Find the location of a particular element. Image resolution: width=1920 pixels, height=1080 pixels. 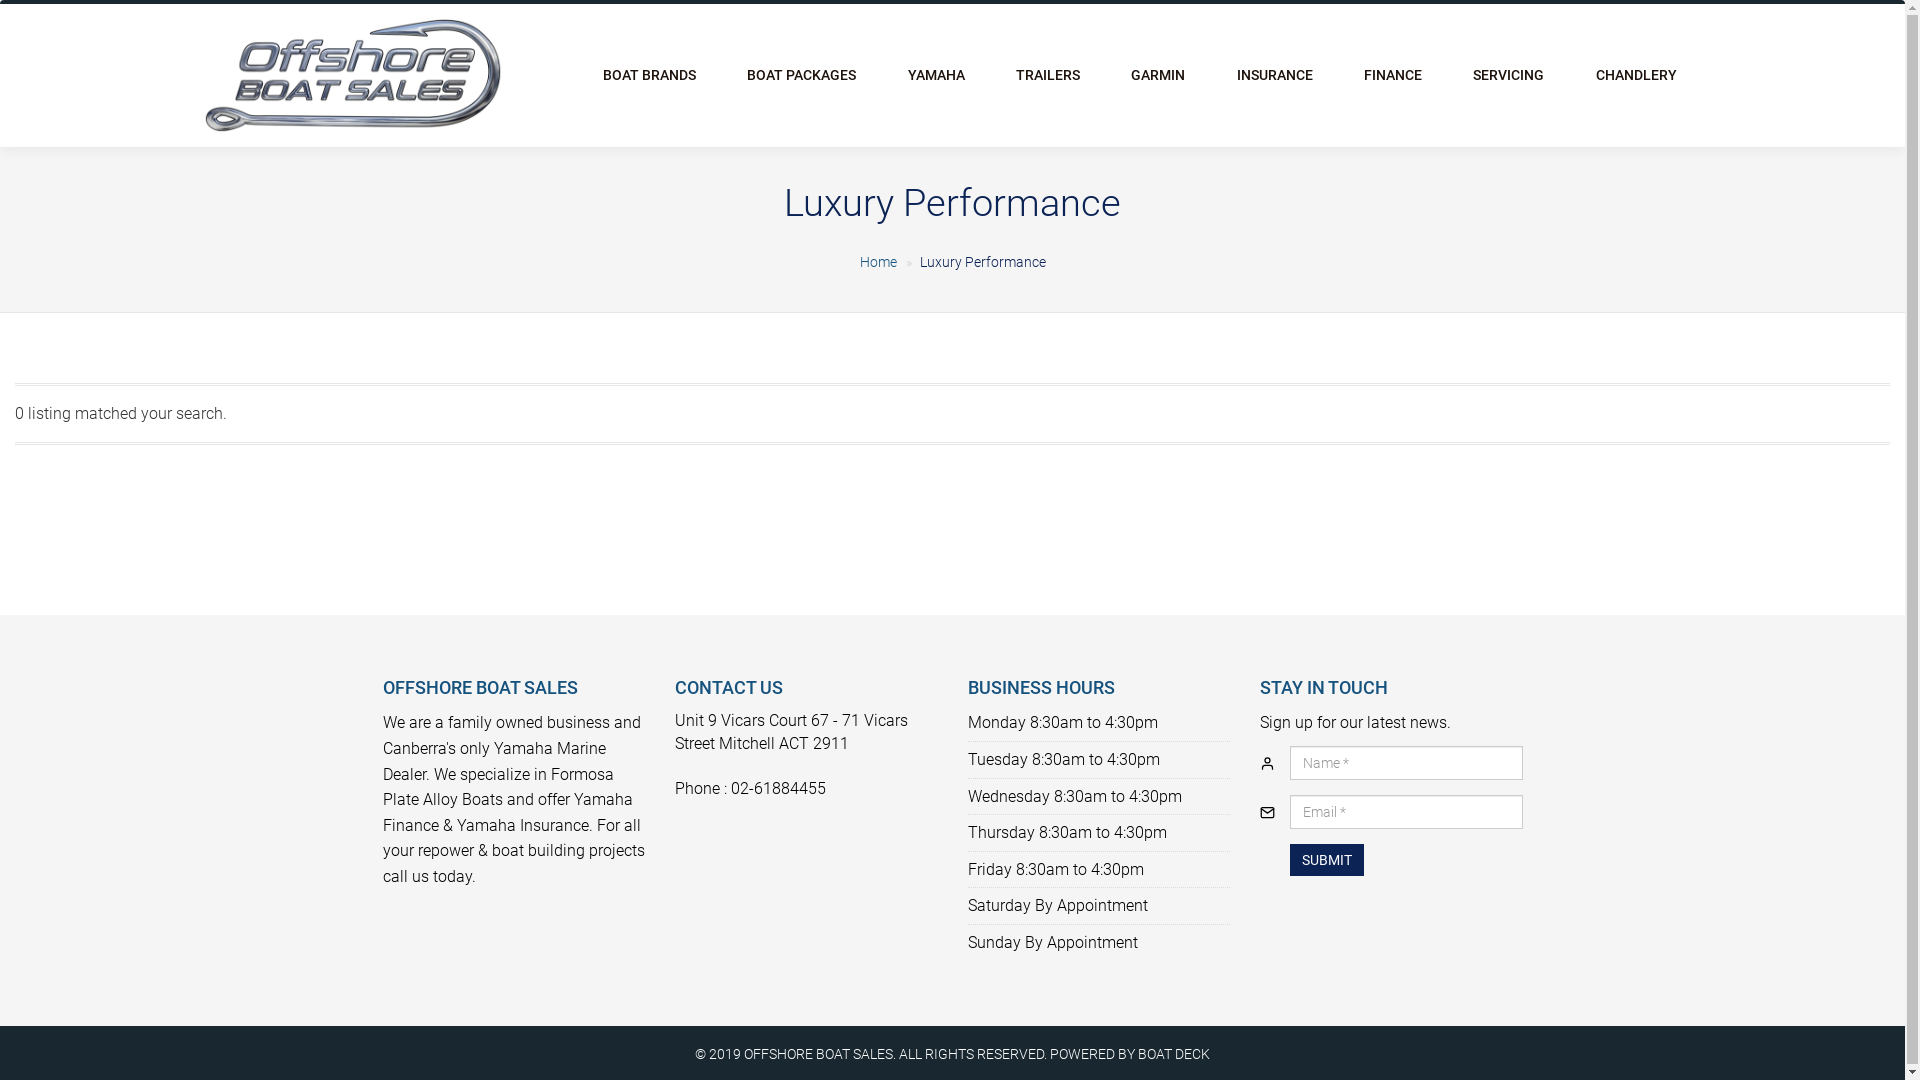

'BOAT DECK' is located at coordinates (1174, 1052).